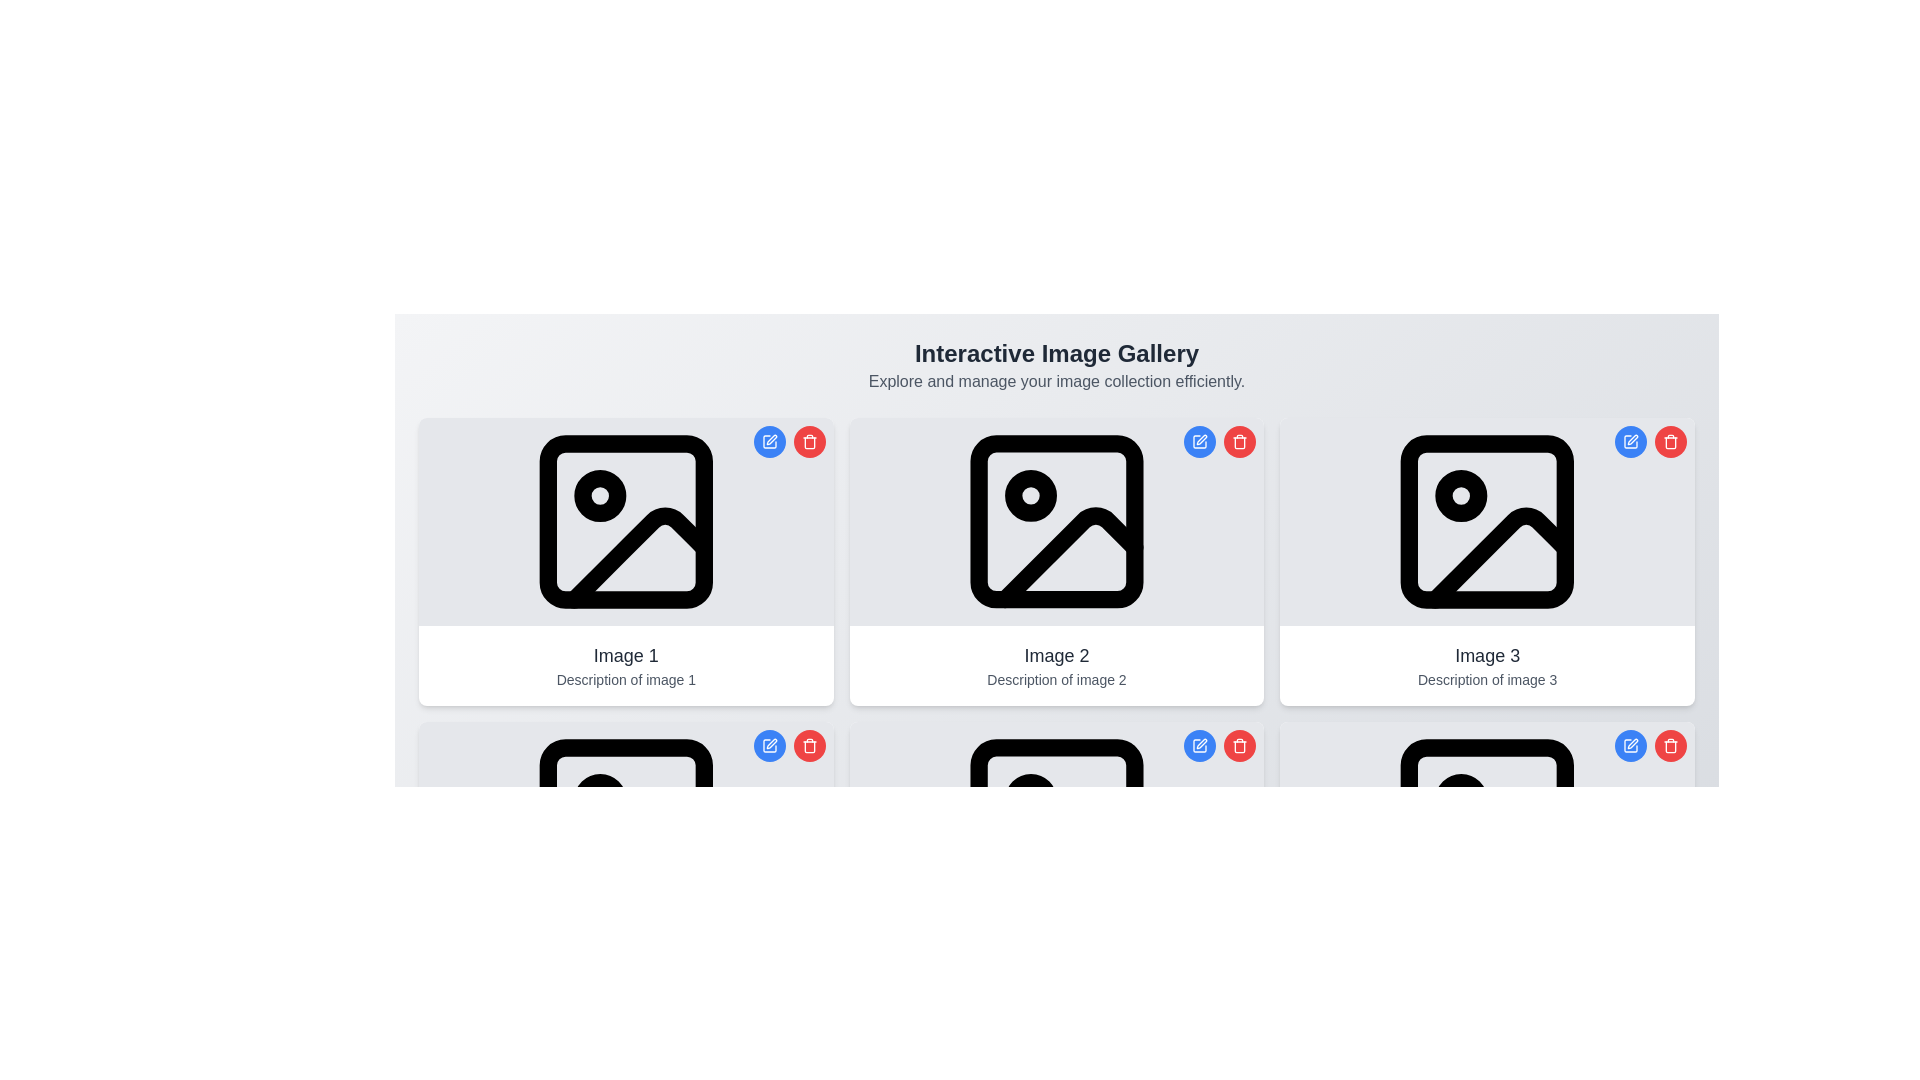 The width and height of the screenshot is (1920, 1080). What do you see at coordinates (1055, 366) in the screenshot?
I see `text from the header text block located at the top of the image gallery interface, which provides the title and explanatory subtitle` at bounding box center [1055, 366].